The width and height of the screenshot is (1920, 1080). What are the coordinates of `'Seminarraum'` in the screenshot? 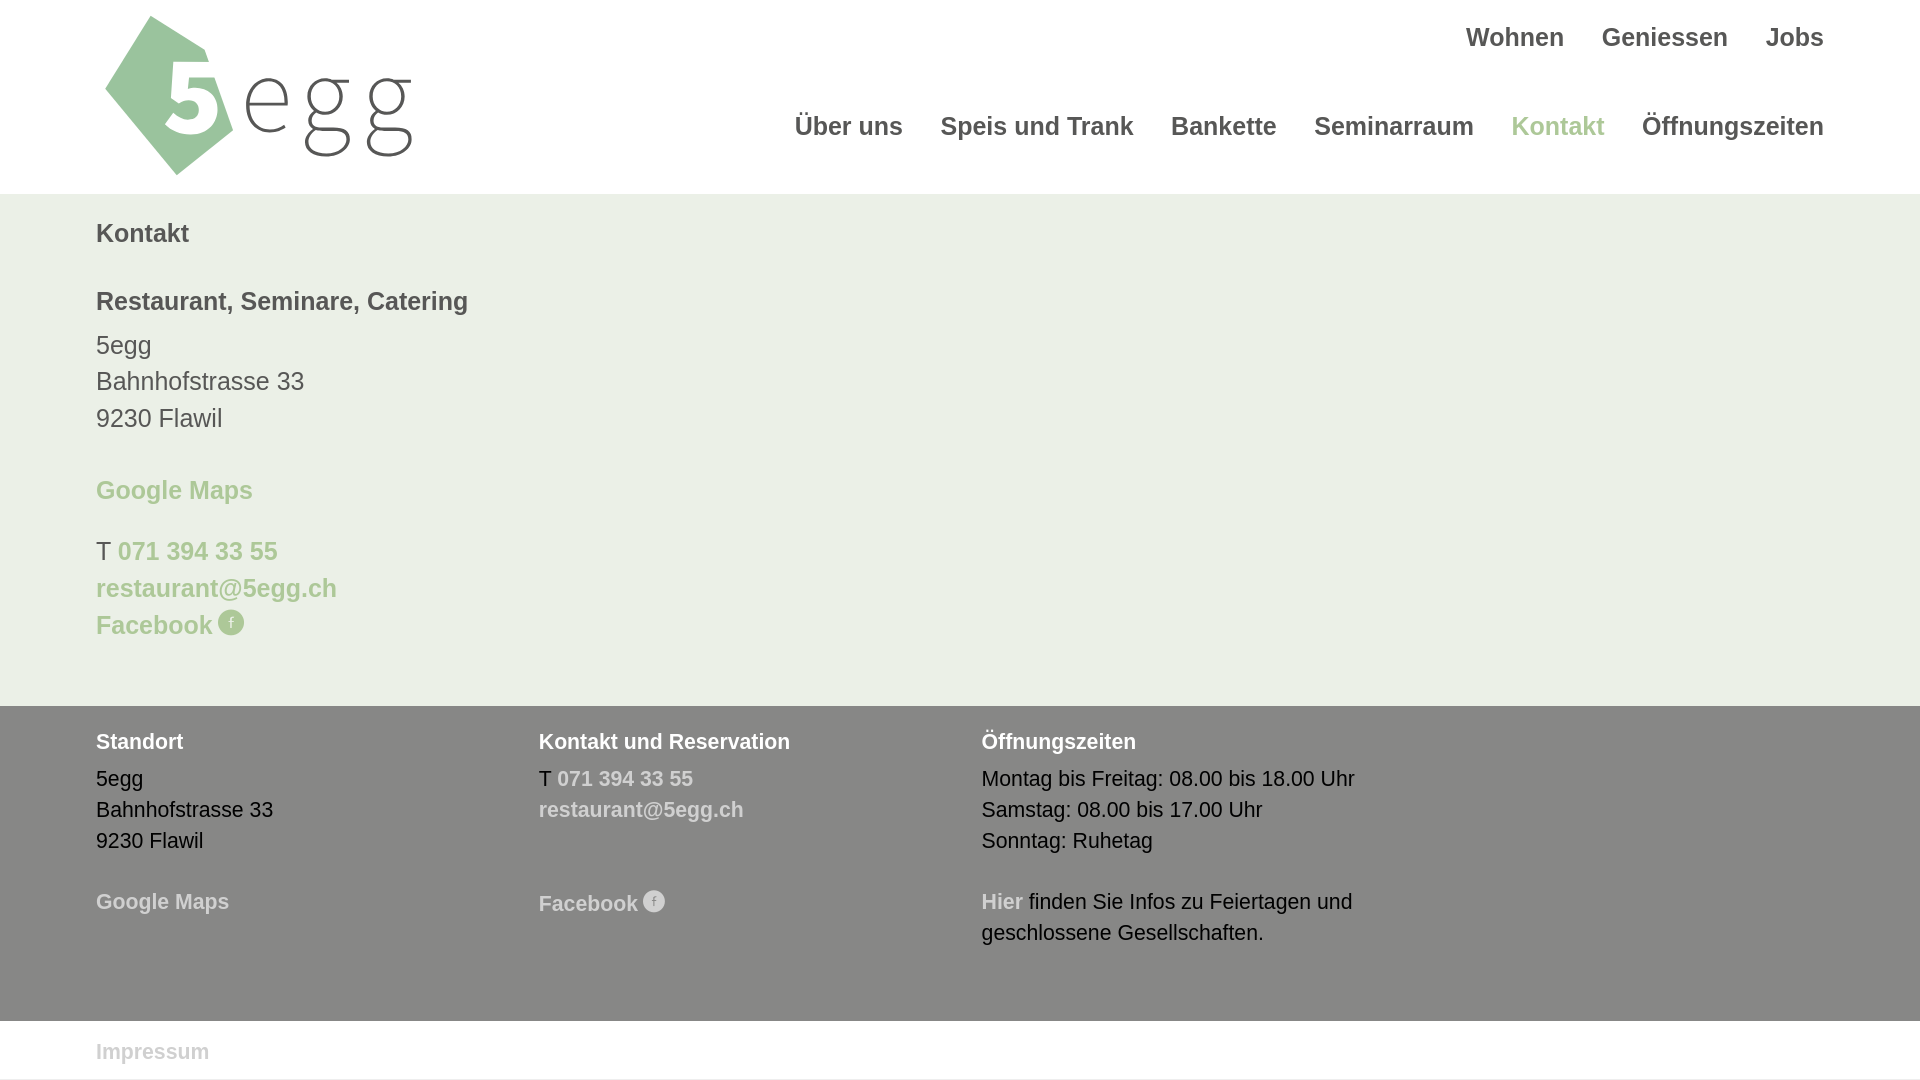 It's located at (1392, 126).